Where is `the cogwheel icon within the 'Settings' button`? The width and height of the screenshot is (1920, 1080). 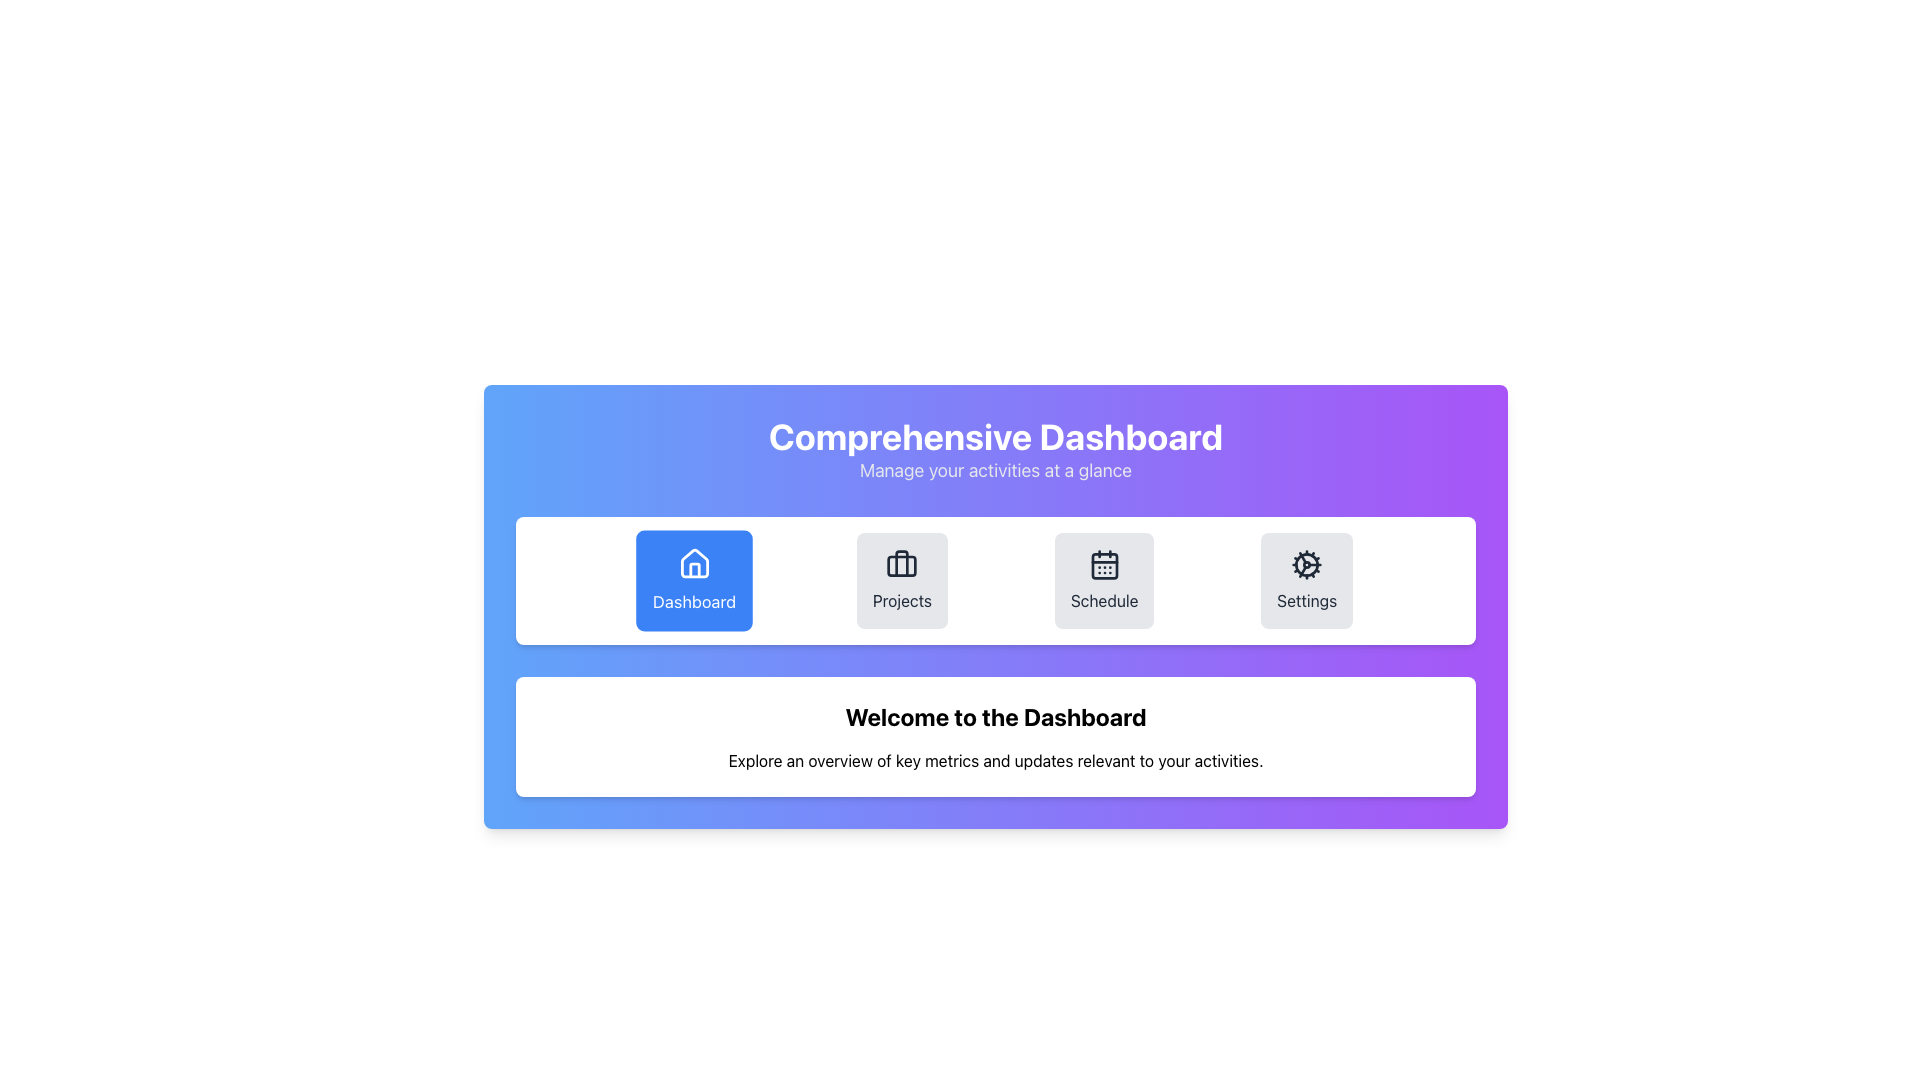 the cogwheel icon within the 'Settings' button is located at coordinates (1307, 564).